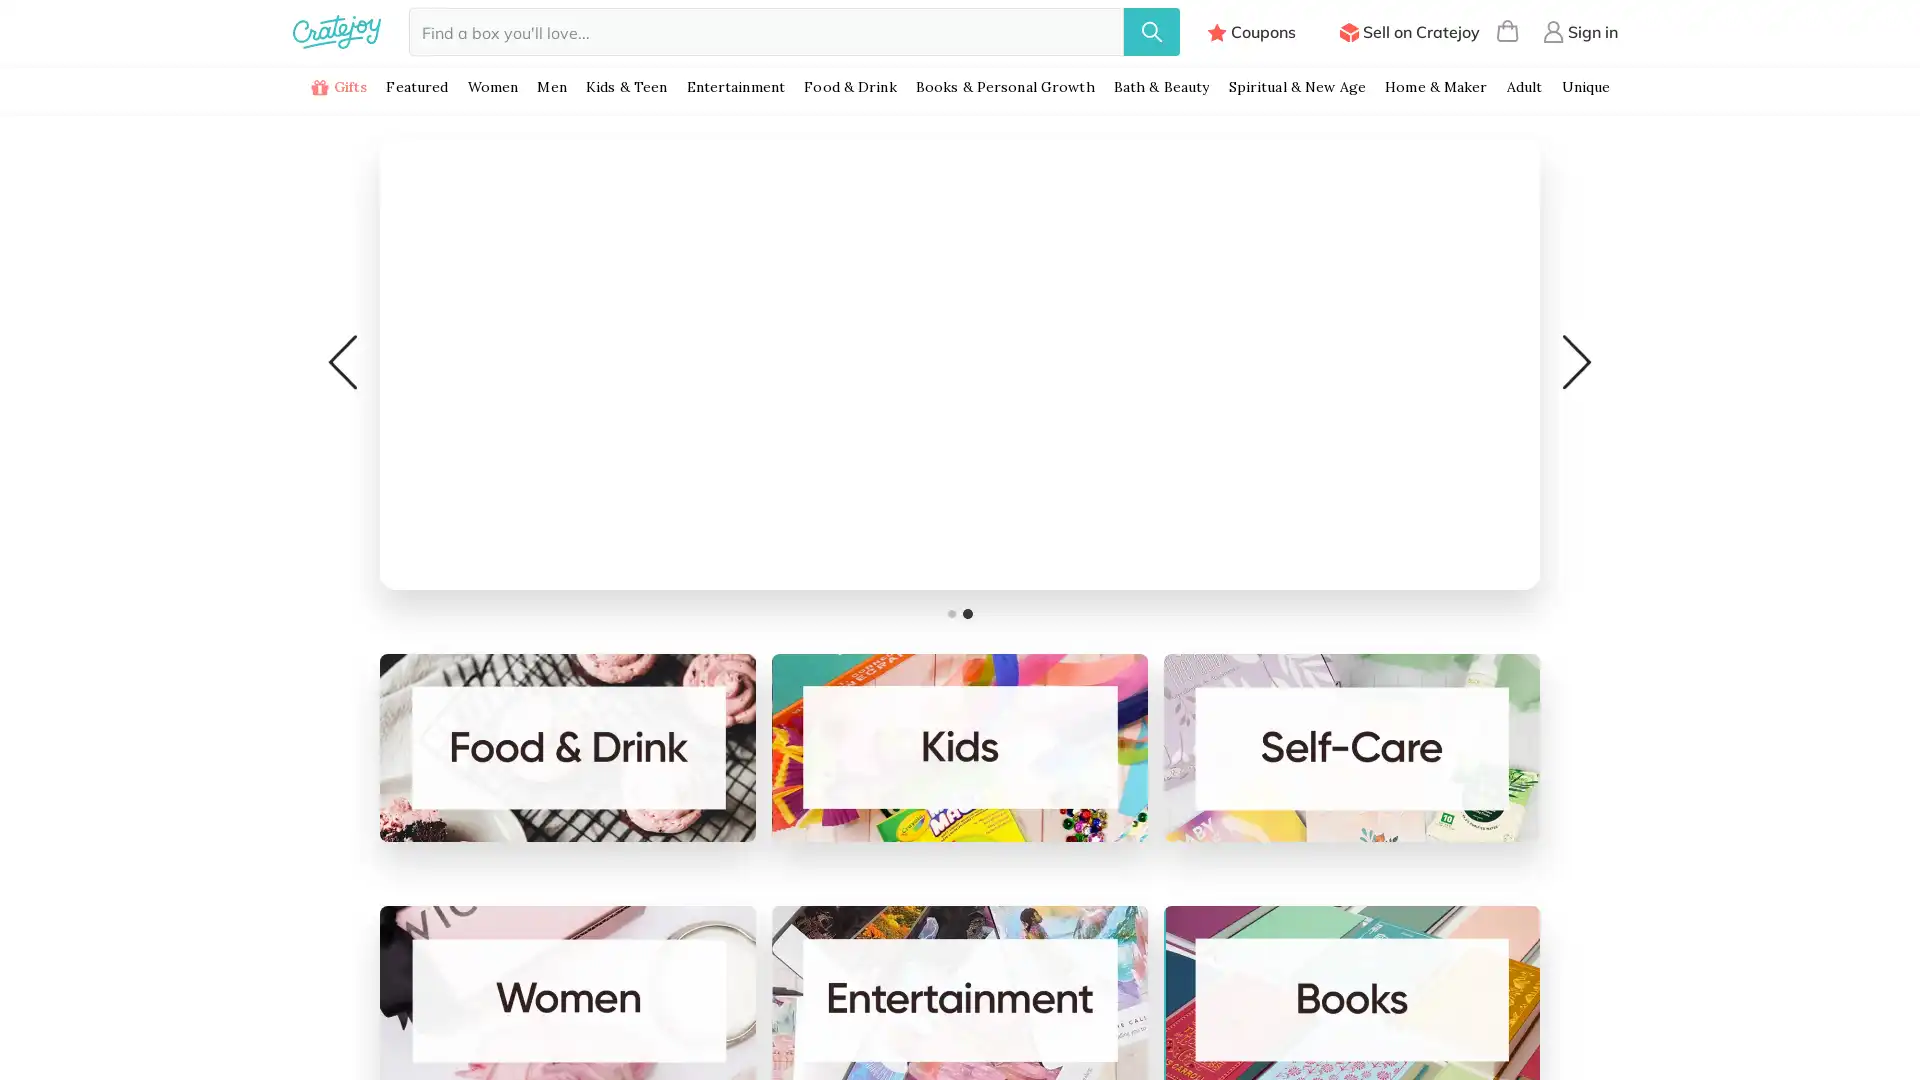 This screenshot has width=1920, height=1080. Describe the element at coordinates (1579, 31) in the screenshot. I see `Sign in` at that location.